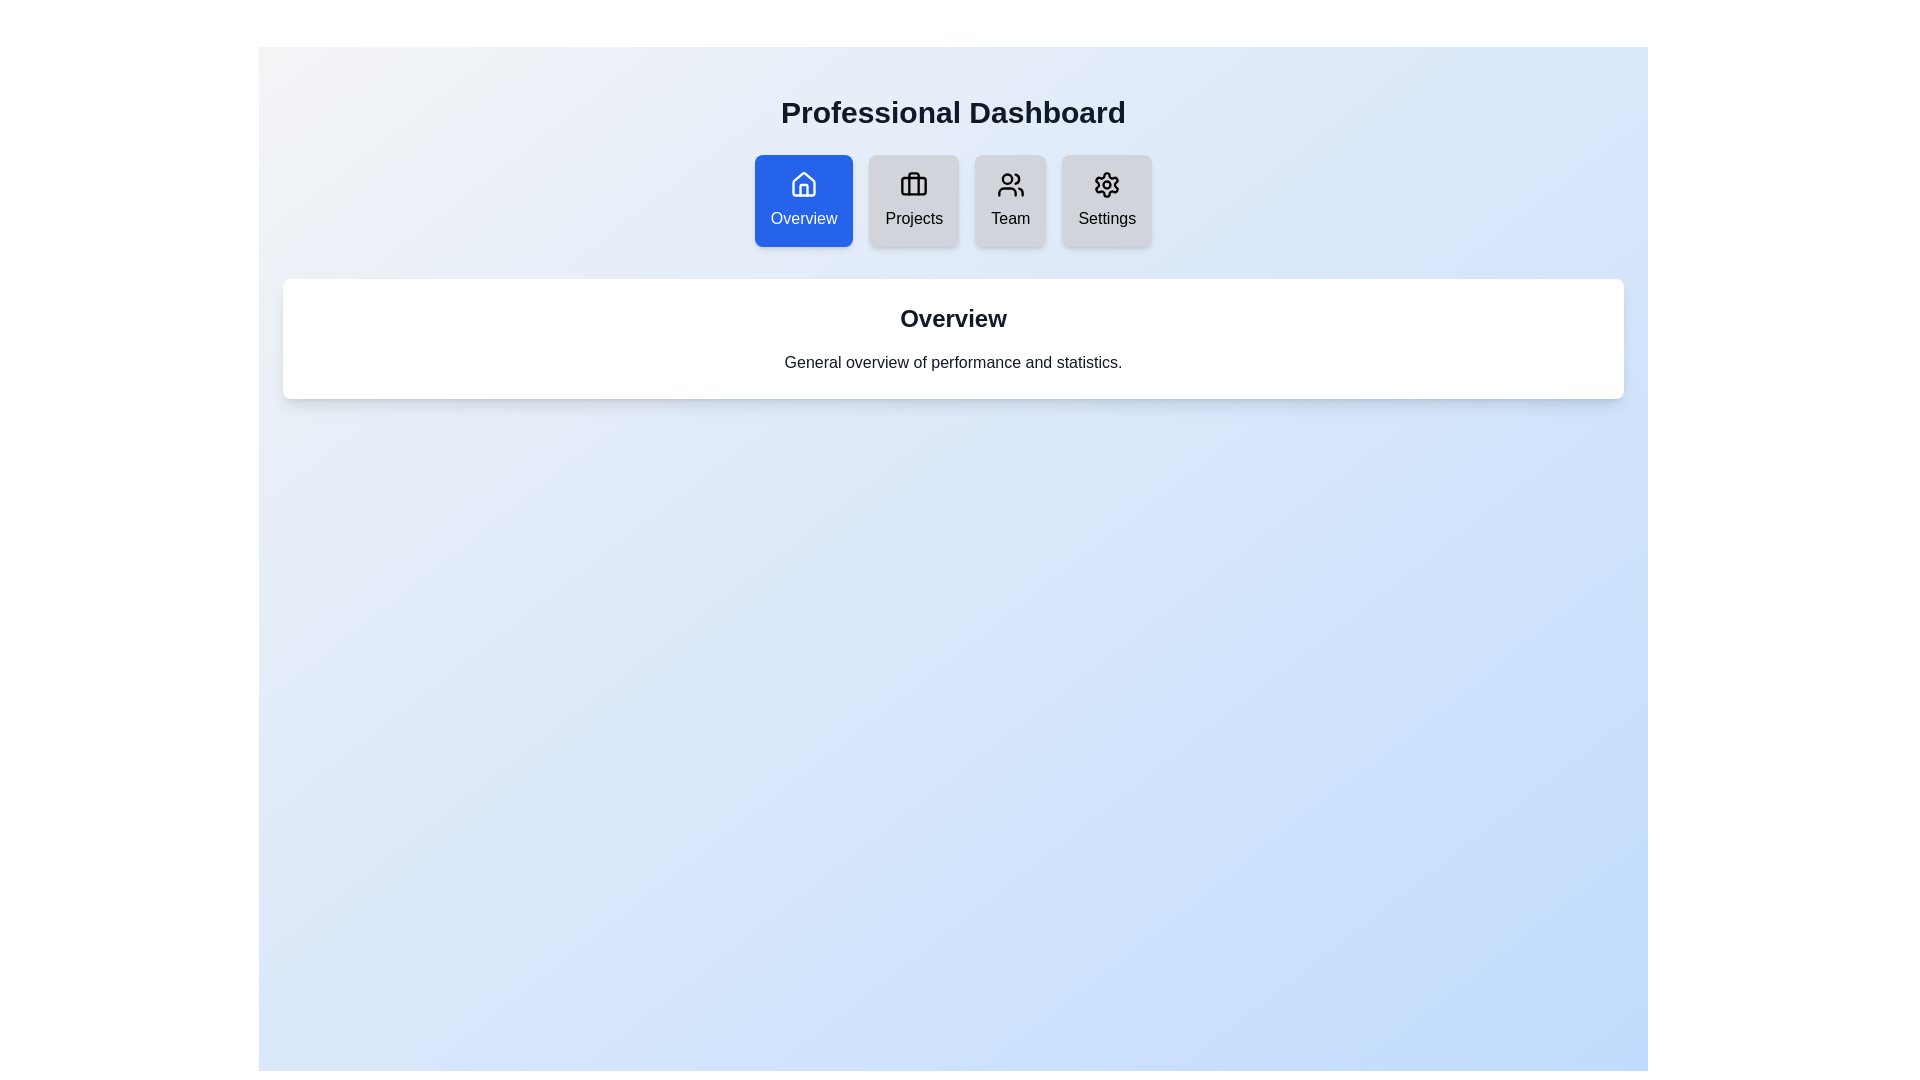 This screenshot has height=1080, width=1920. I want to click on the tab labeled Overview to observe its visual effects, so click(804, 200).